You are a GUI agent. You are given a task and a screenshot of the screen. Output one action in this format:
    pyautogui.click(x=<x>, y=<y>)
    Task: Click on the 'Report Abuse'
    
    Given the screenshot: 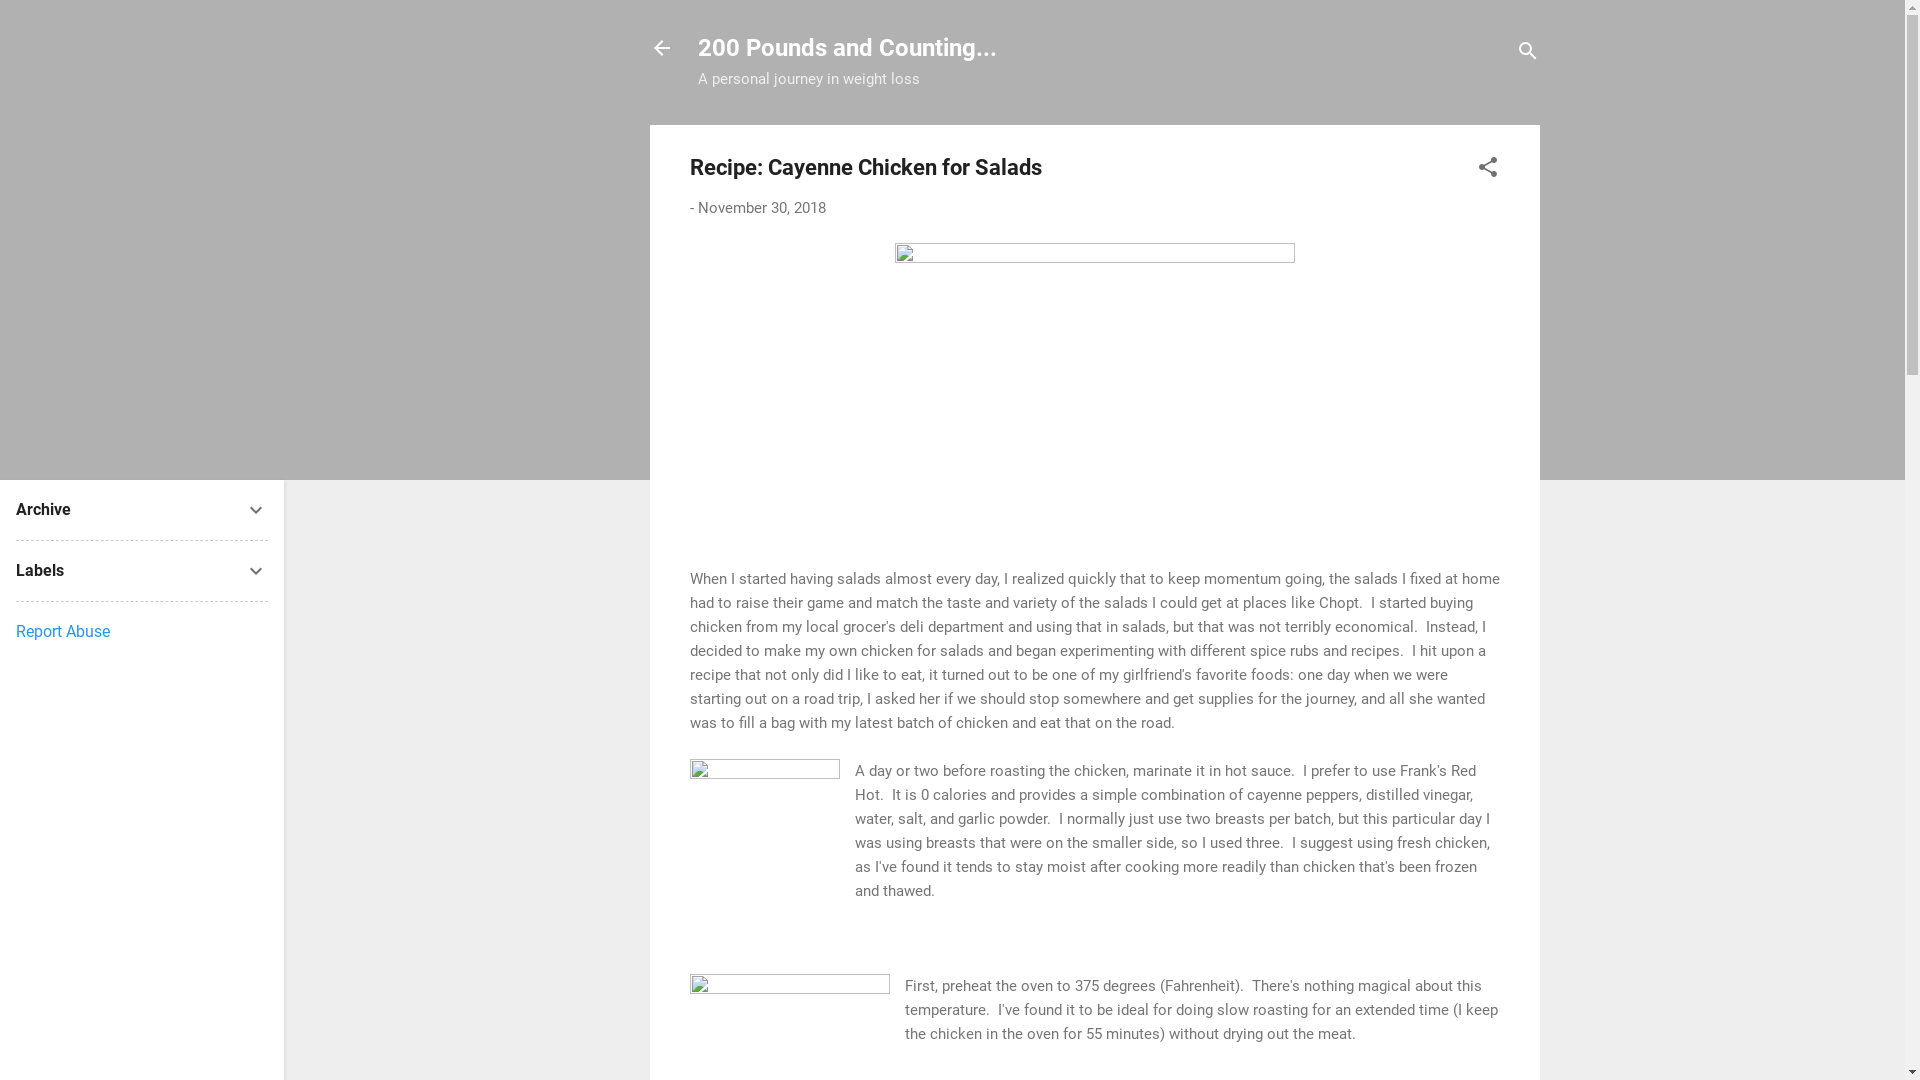 What is the action you would take?
    pyautogui.click(x=62, y=631)
    